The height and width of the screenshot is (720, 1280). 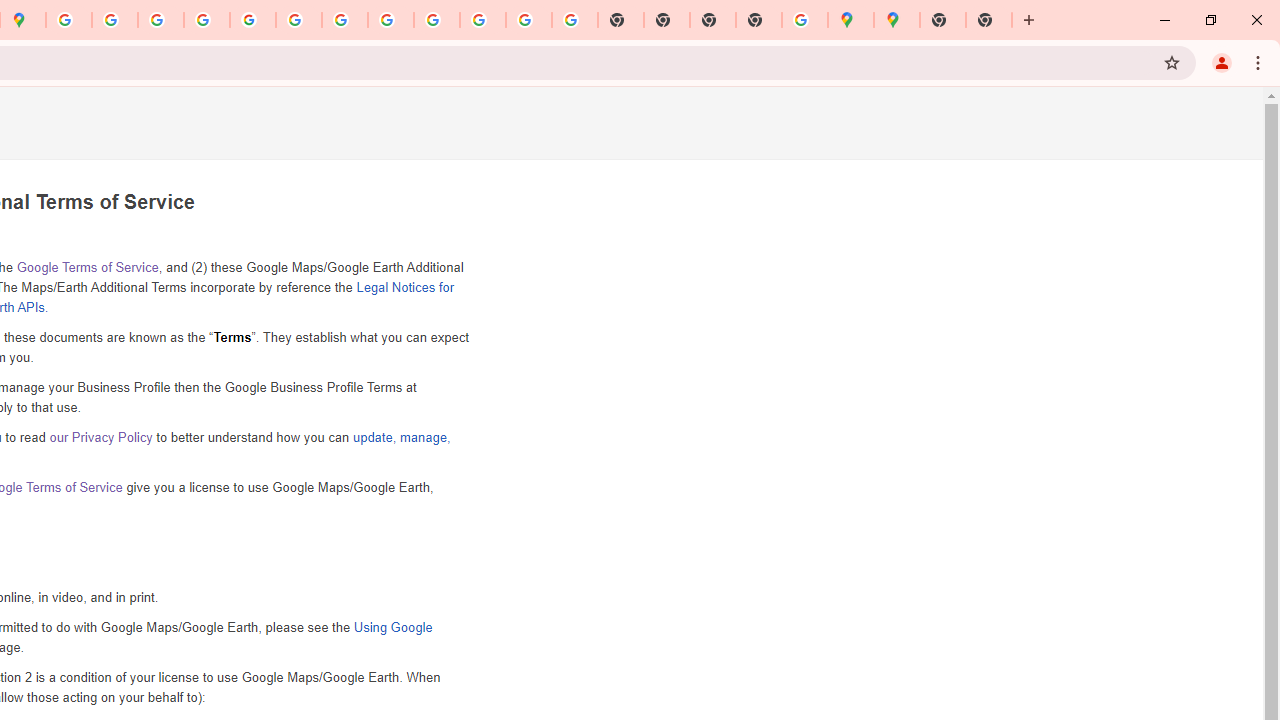 I want to click on 'Google Maps', so click(x=851, y=20).